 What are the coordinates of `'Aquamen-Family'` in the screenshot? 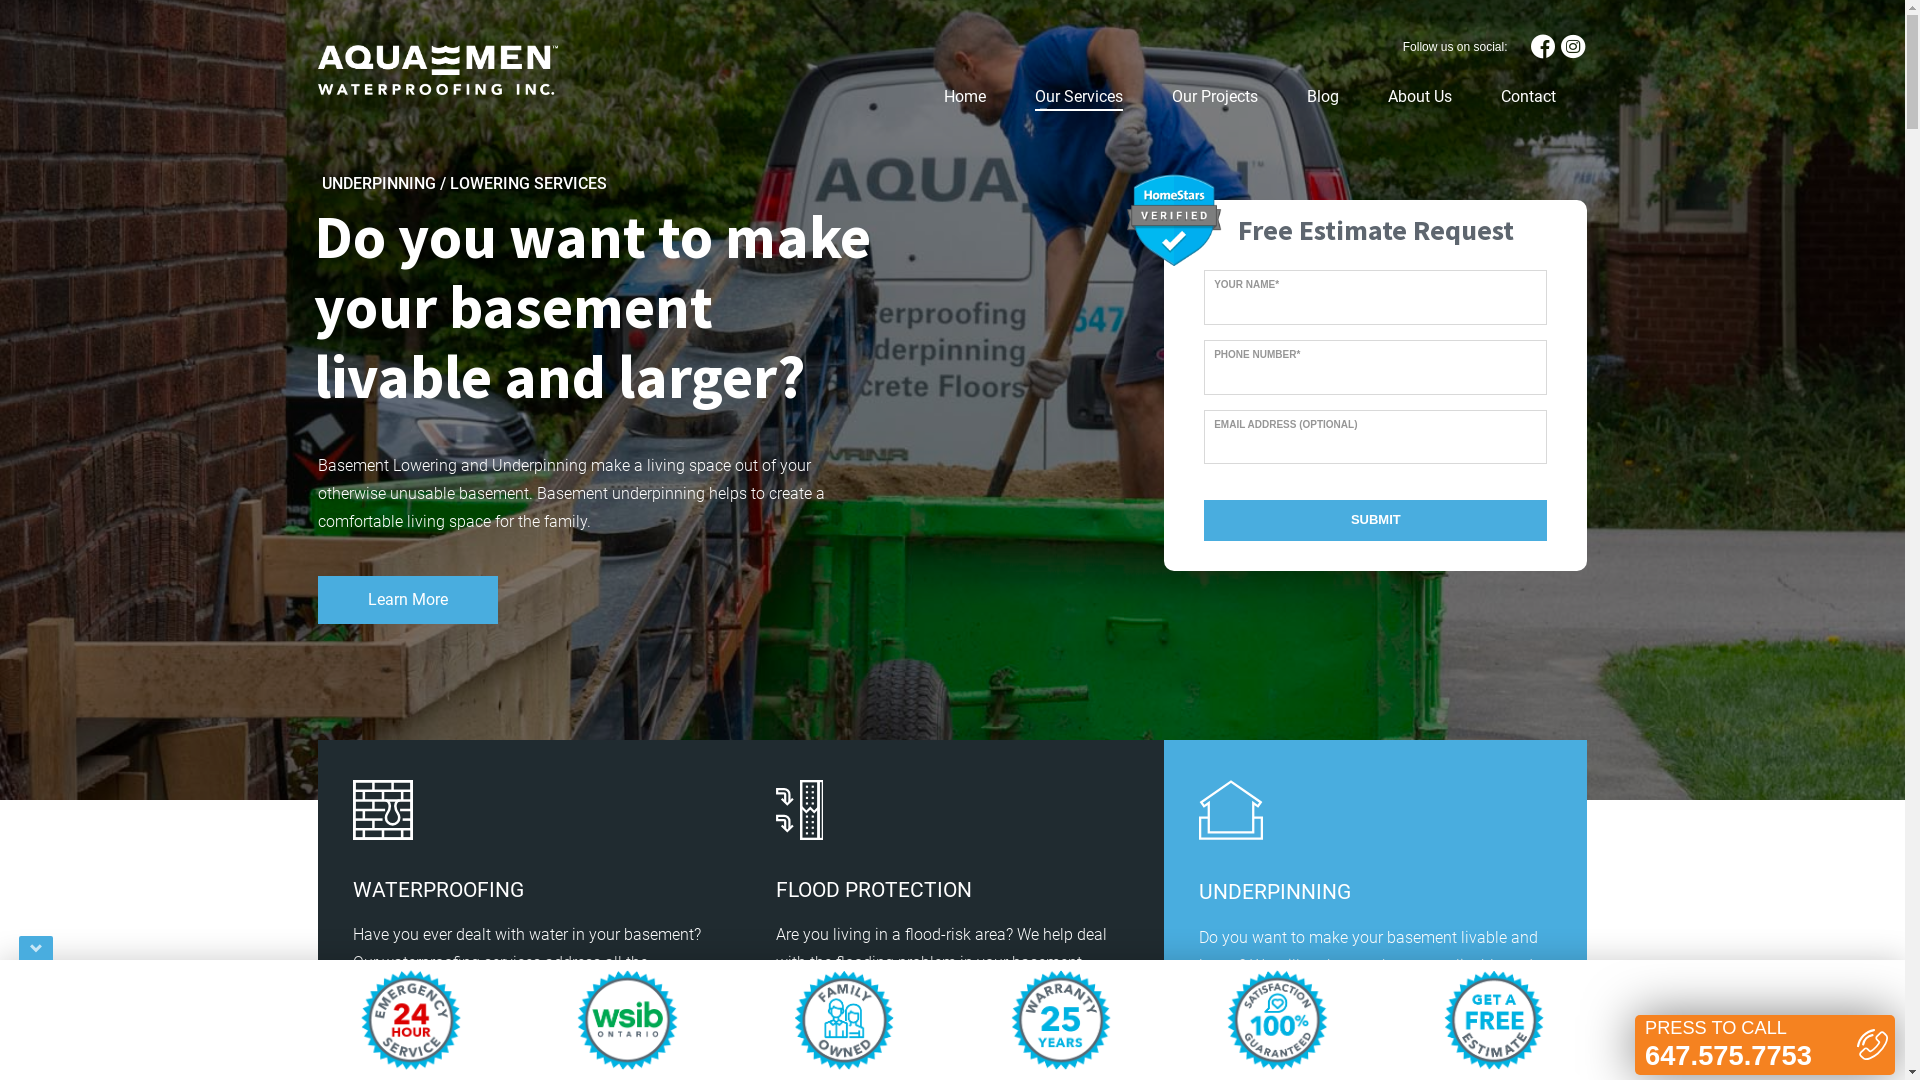 It's located at (844, 1019).